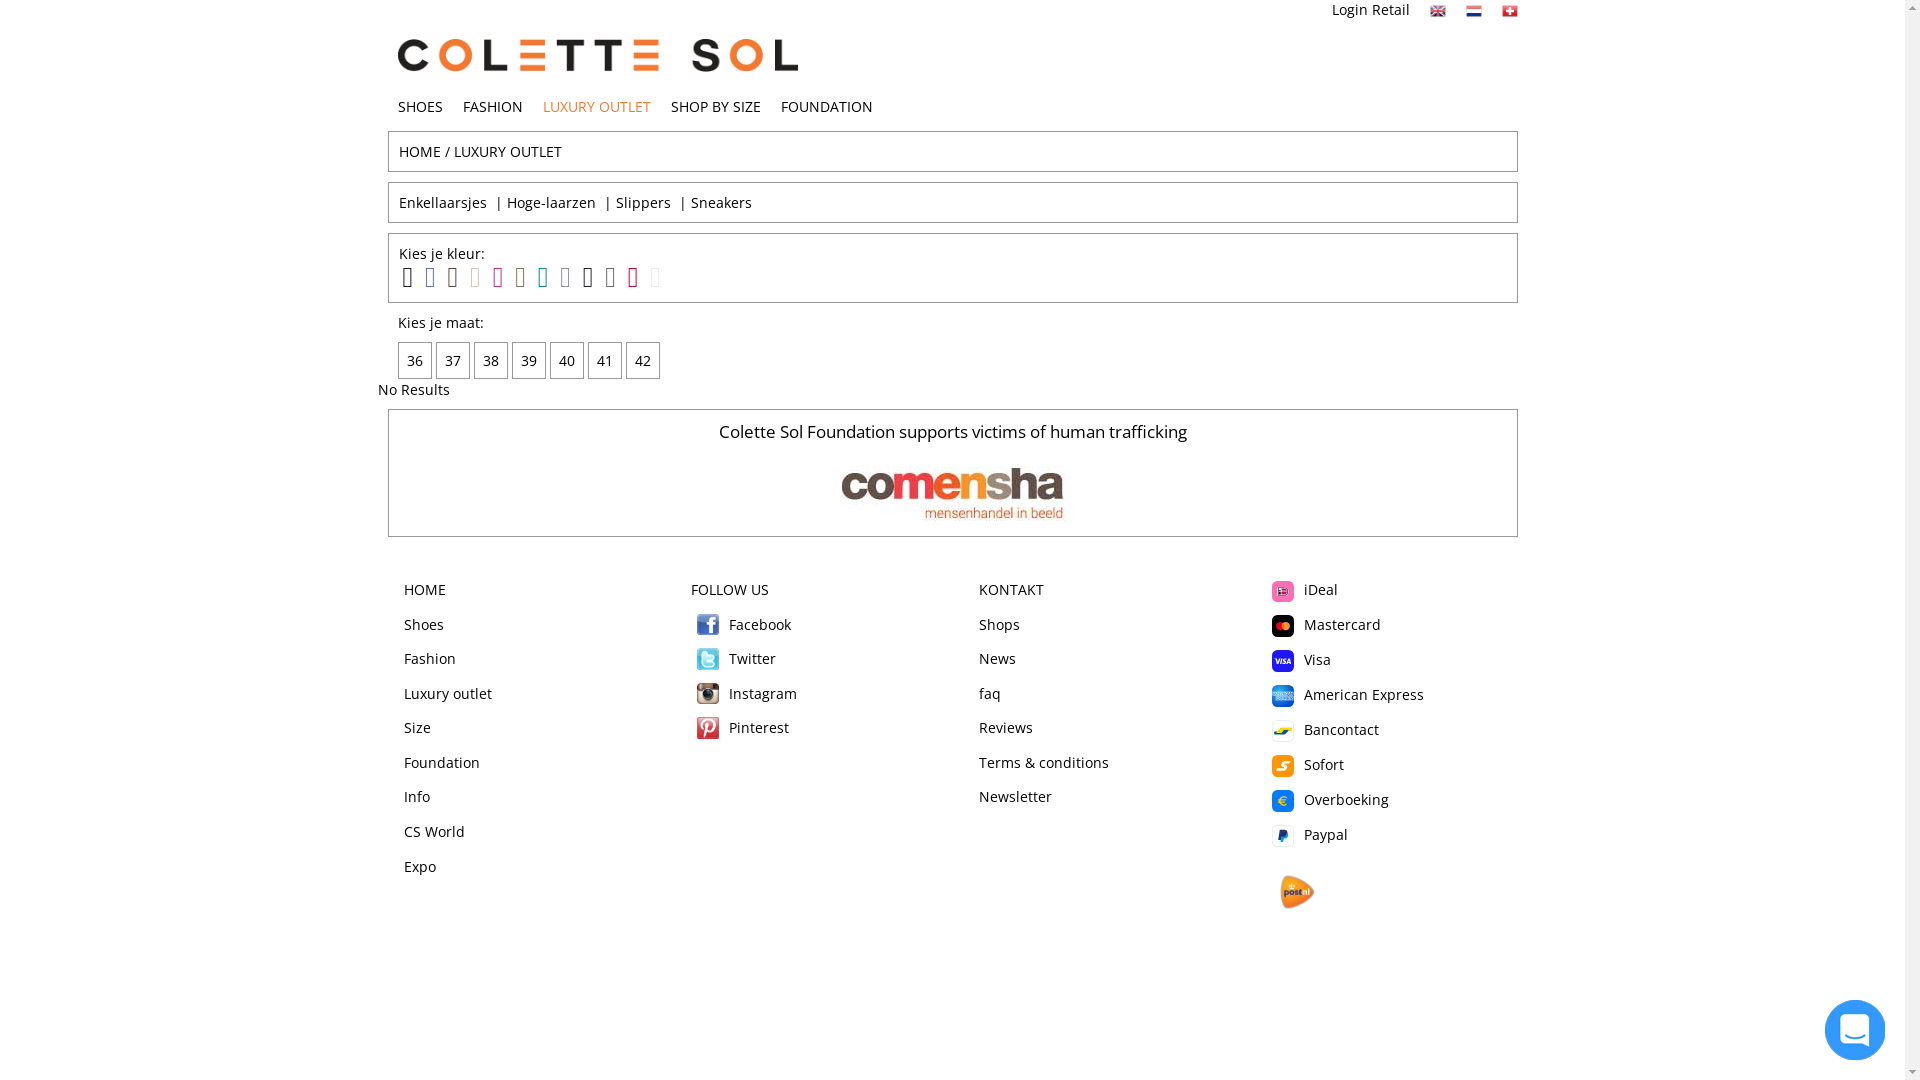 The image size is (1920, 1080). I want to click on ' Facebook', so click(739, 623).